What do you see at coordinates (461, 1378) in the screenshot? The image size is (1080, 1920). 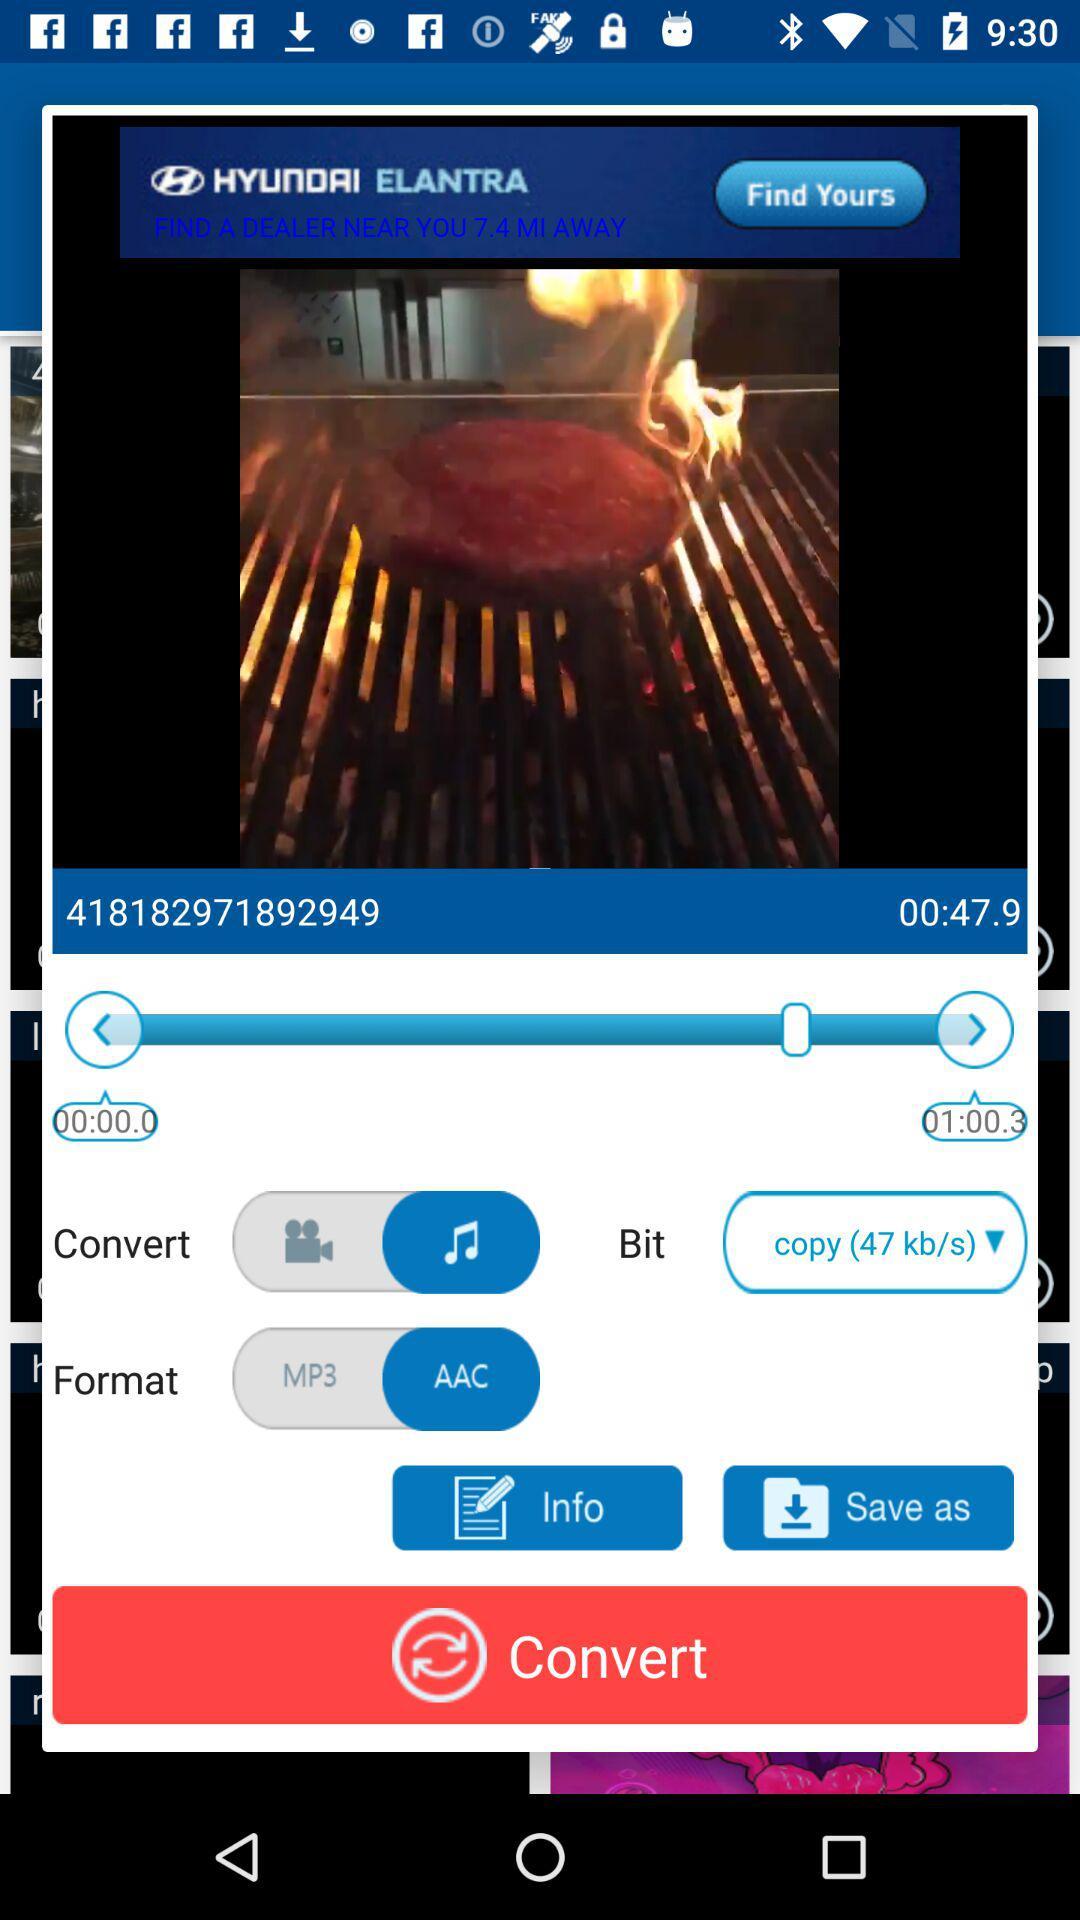 I see `switch to aac format` at bounding box center [461, 1378].